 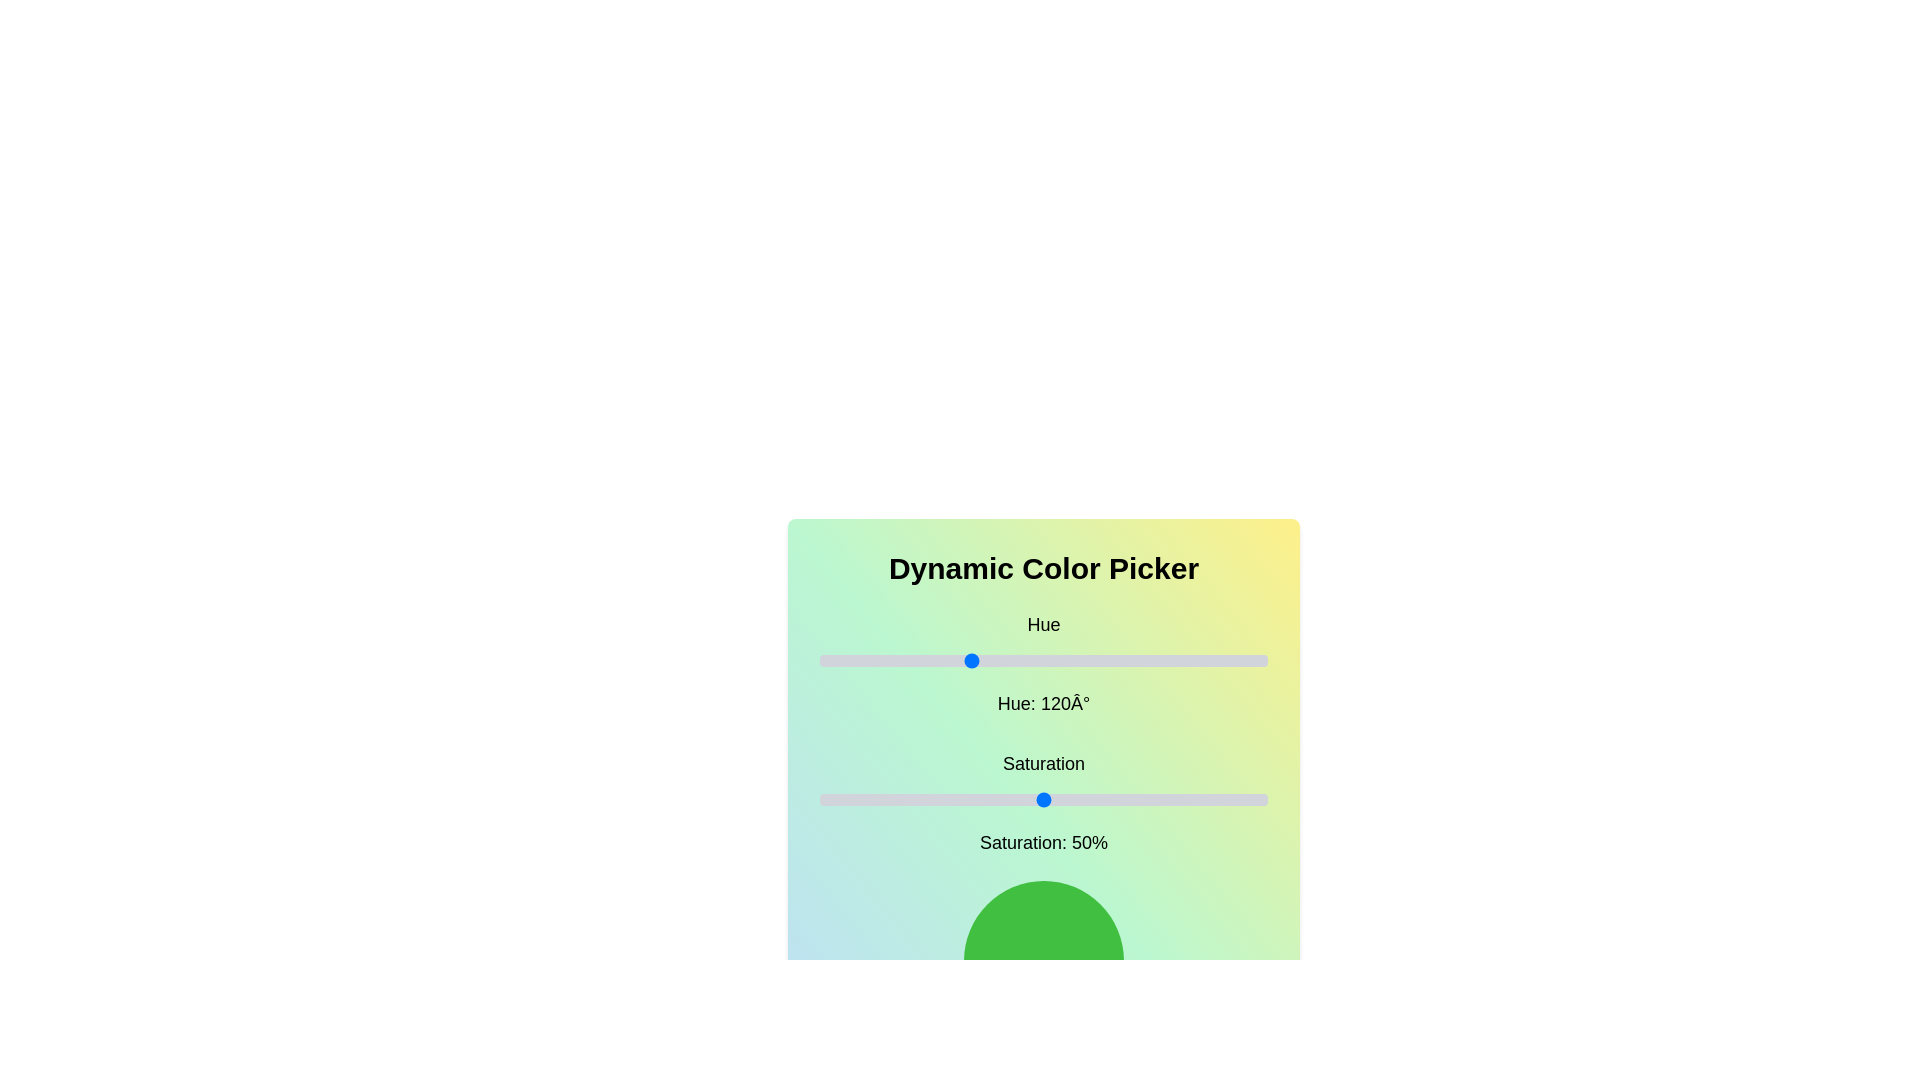 What do you see at coordinates (1226, 798) in the screenshot?
I see `the saturation slider to set the saturation to 91%` at bounding box center [1226, 798].